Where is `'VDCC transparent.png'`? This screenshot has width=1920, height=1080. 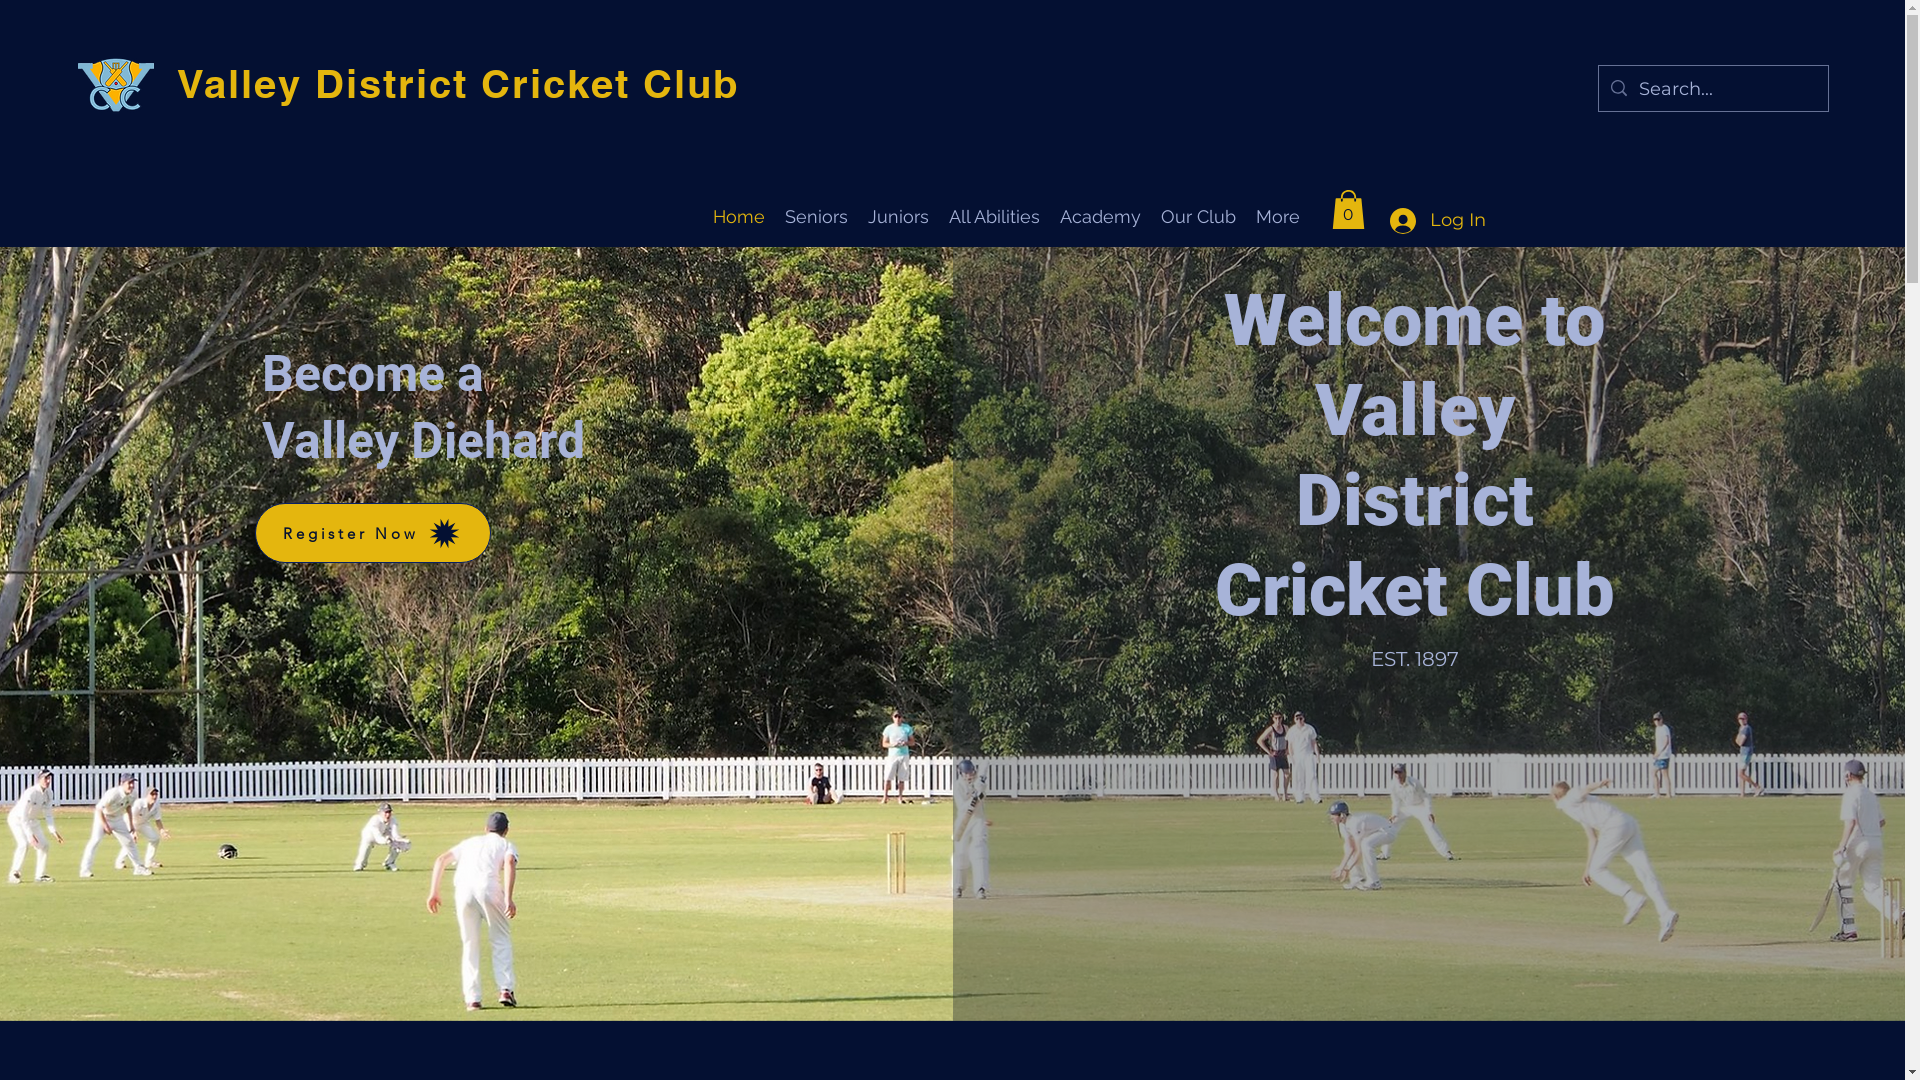
'VDCC transparent.png' is located at coordinates (77, 87).